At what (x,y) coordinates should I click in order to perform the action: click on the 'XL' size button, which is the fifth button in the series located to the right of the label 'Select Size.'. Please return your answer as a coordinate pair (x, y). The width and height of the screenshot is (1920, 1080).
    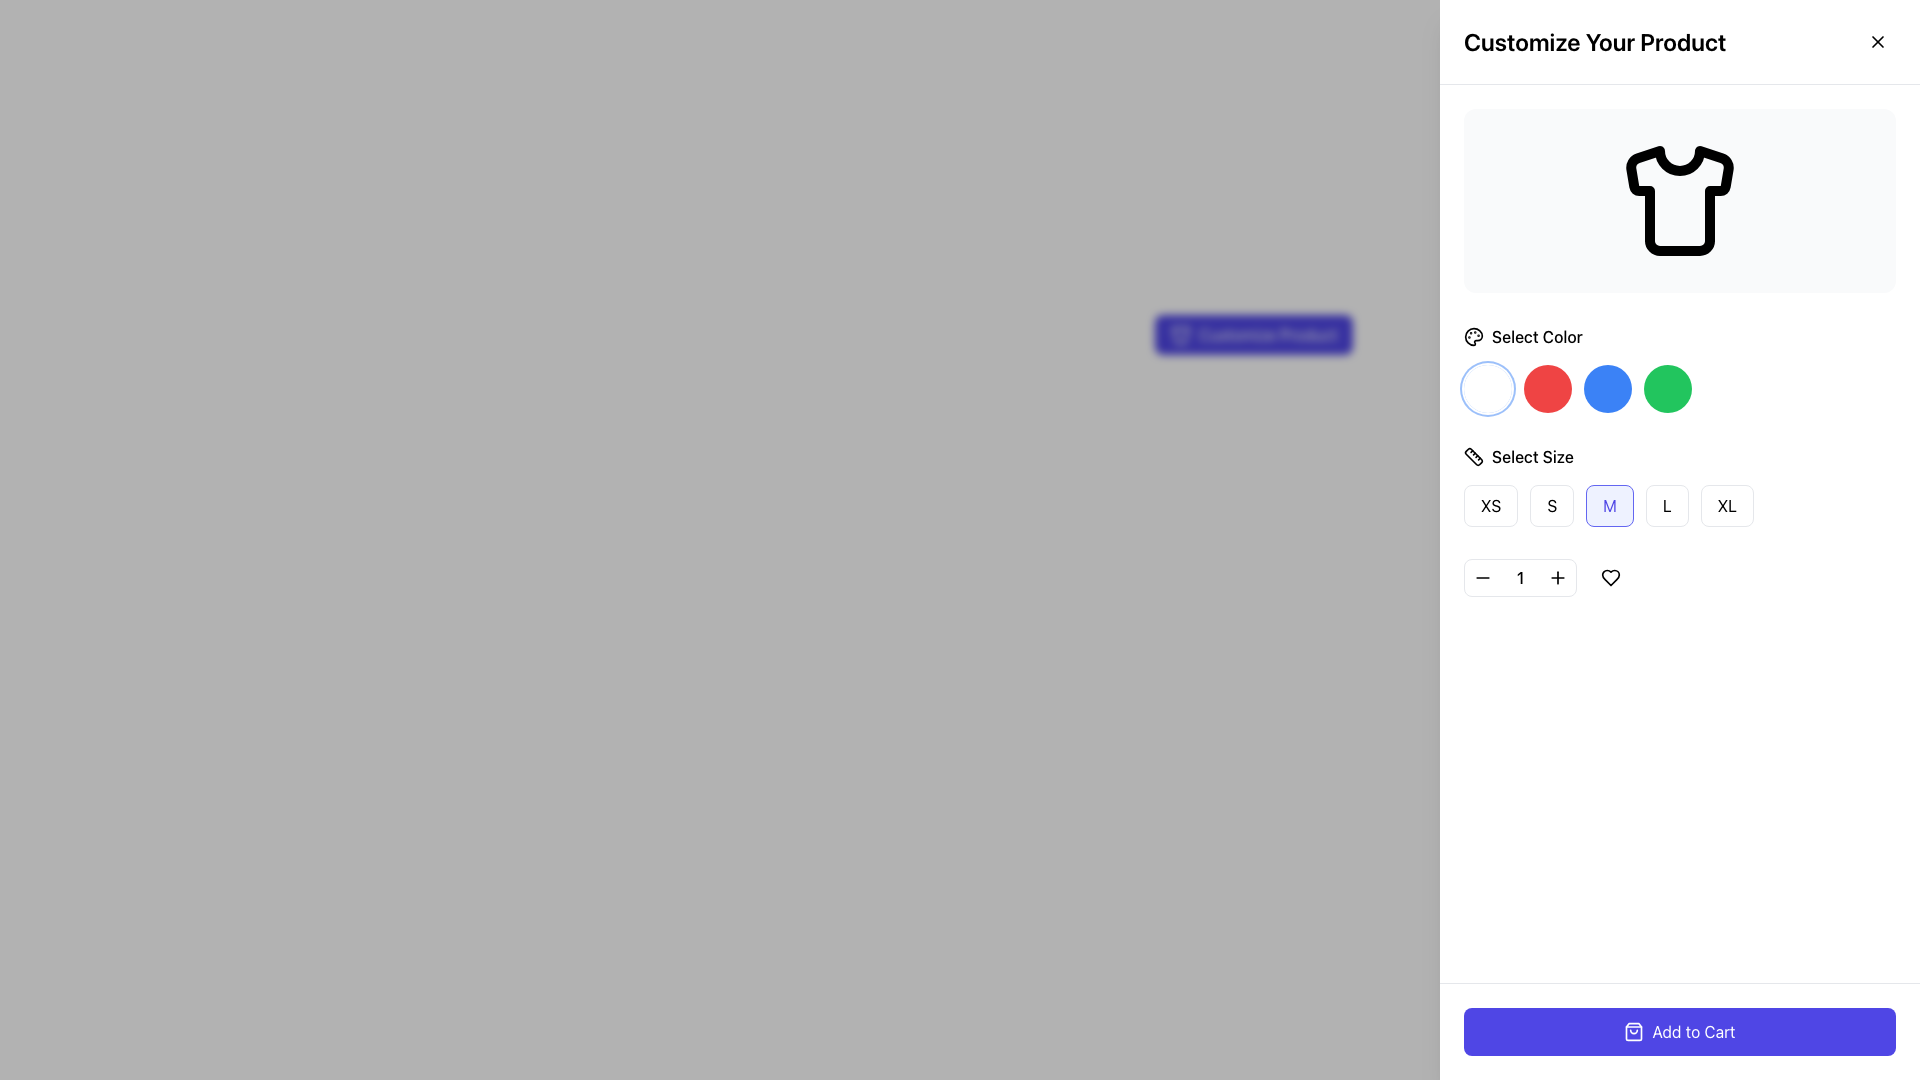
    Looking at the image, I should click on (1726, 504).